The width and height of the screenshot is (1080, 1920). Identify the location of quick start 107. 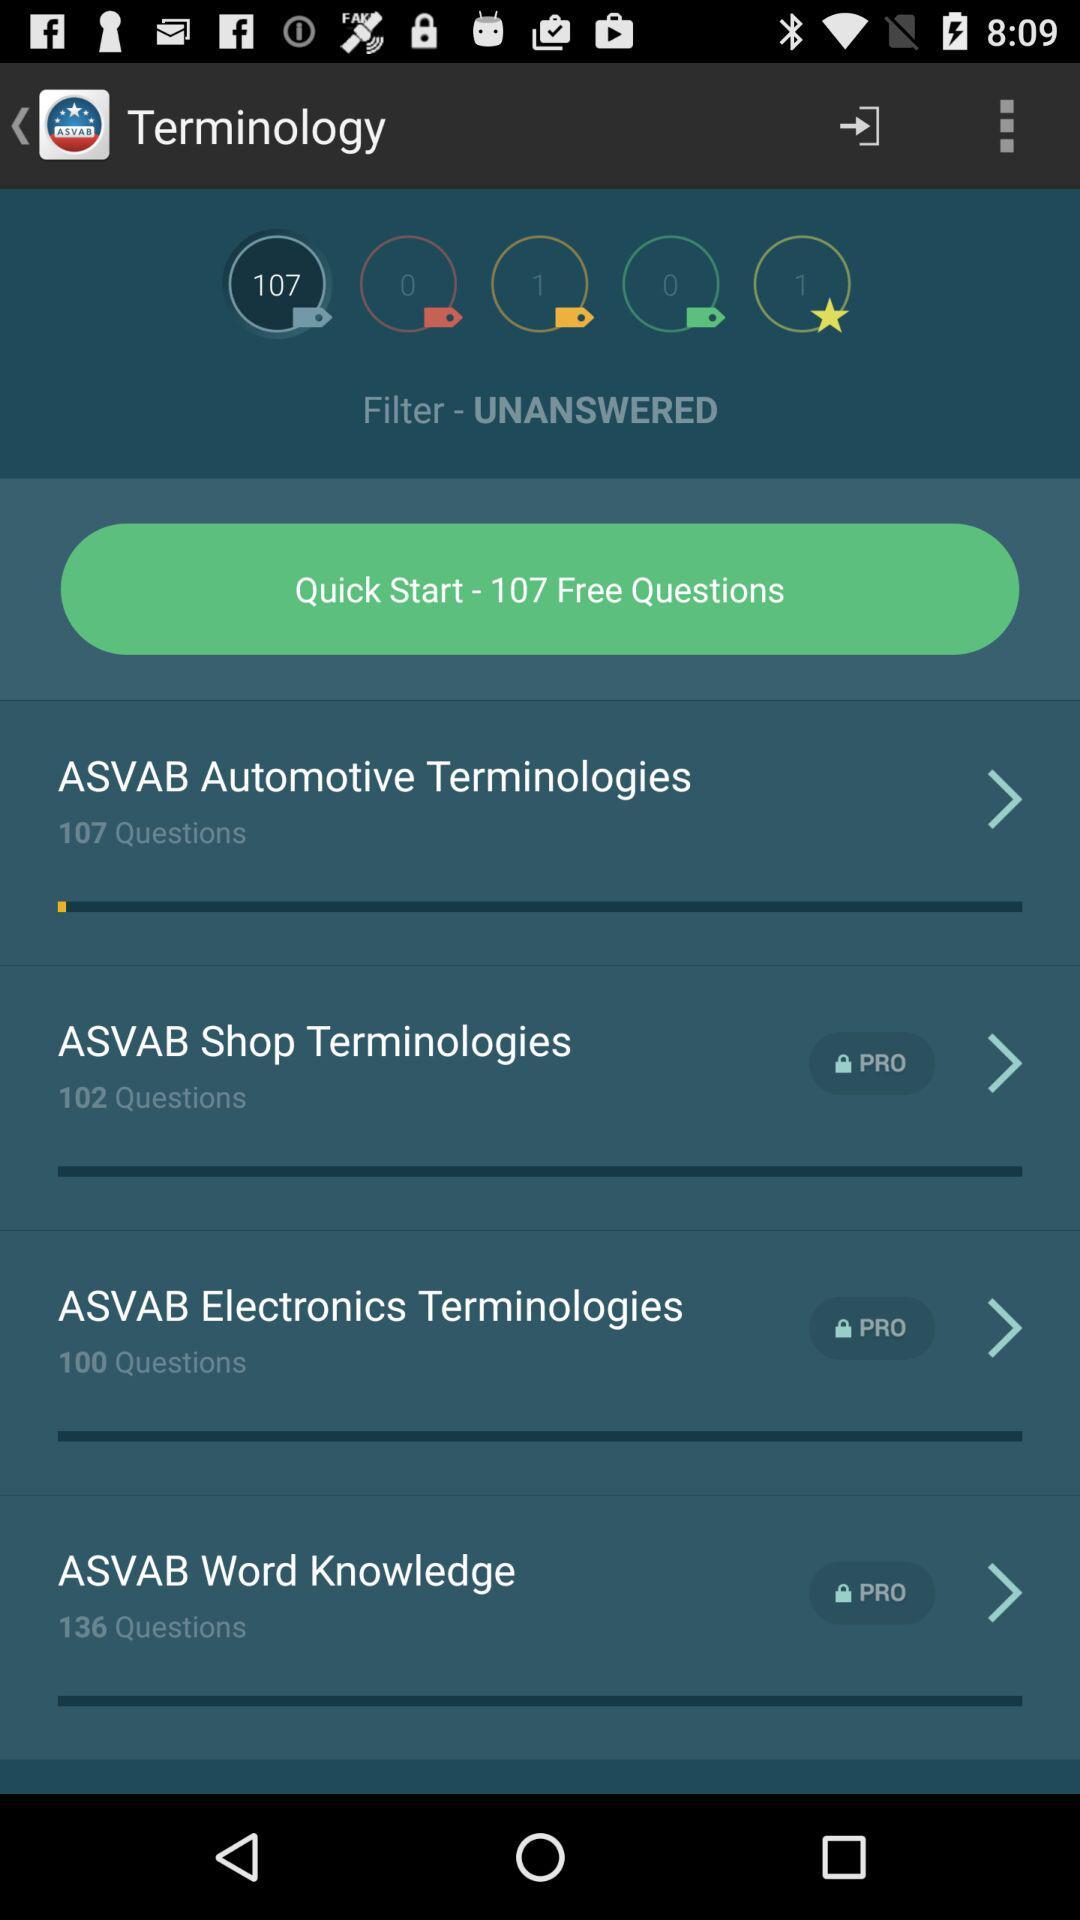
(540, 588).